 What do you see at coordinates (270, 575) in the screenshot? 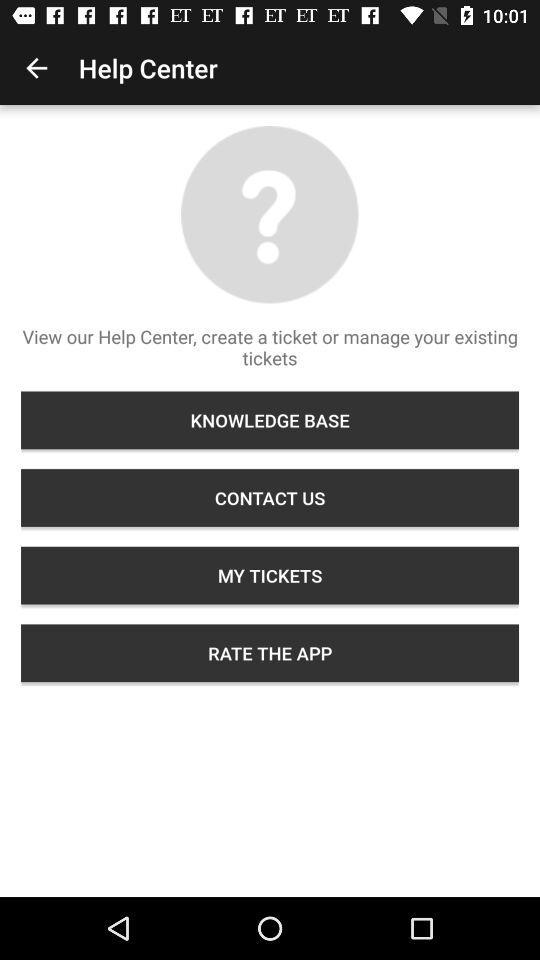
I see `the icon above rate the app icon` at bounding box center [270, 575].